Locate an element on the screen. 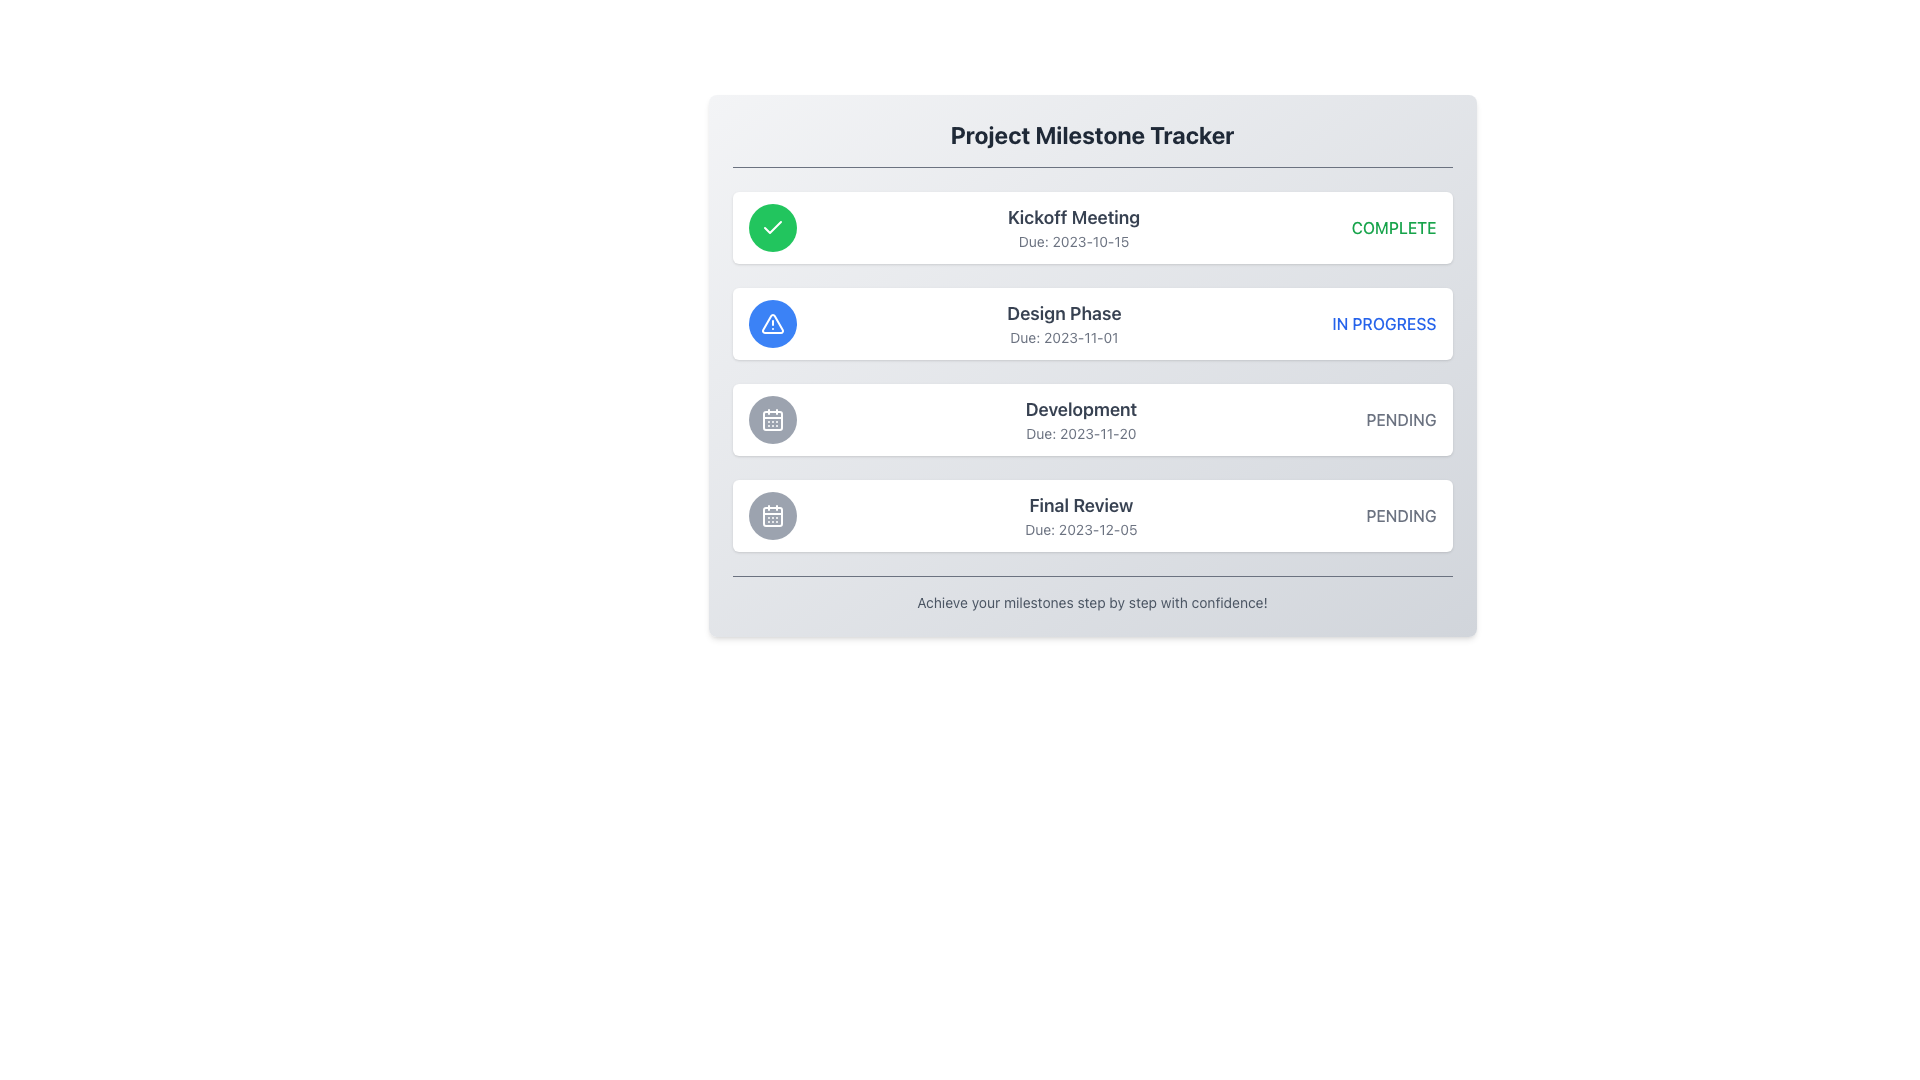 Image resolution: width=1920 pixels, height=1080 pixels. the checkmark icon located inside the green circular icon to the left of the 'Kickoff Meeting' milestone row is located at coordinates (771, 226).